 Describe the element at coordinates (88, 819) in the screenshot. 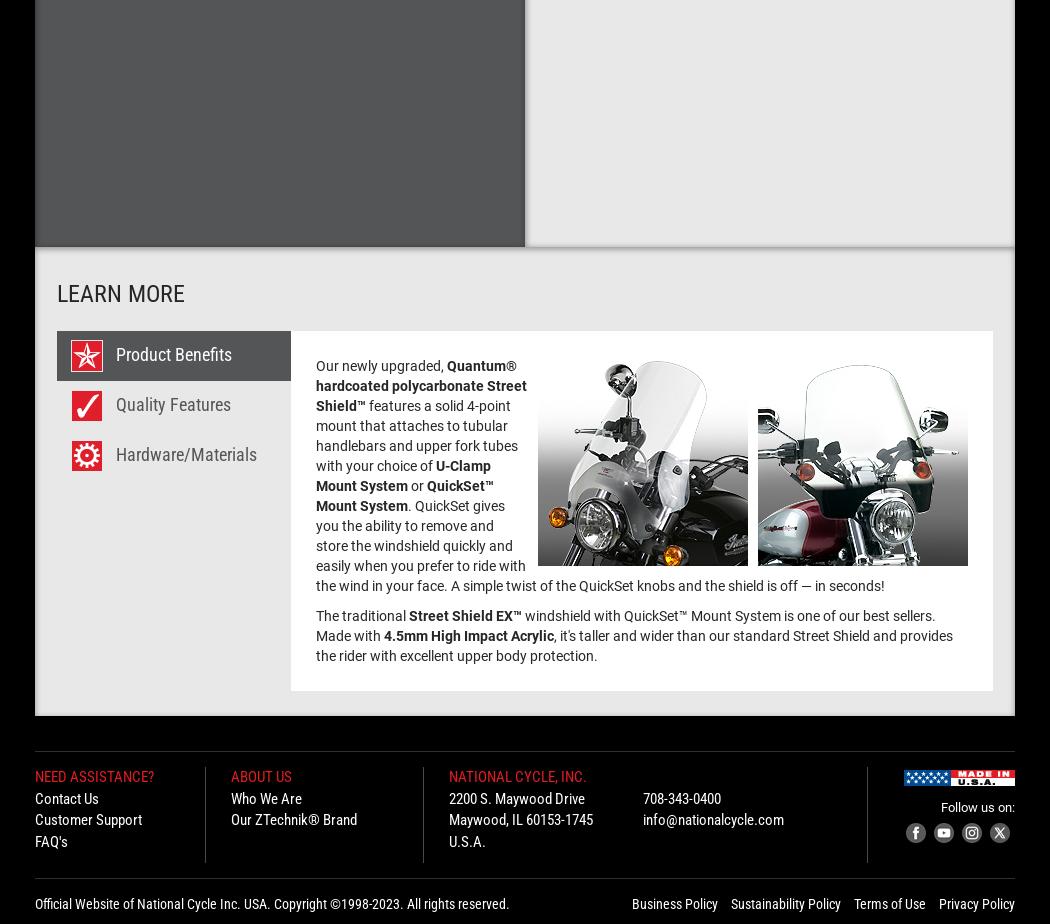

I see `'Customer Support'` at that location.